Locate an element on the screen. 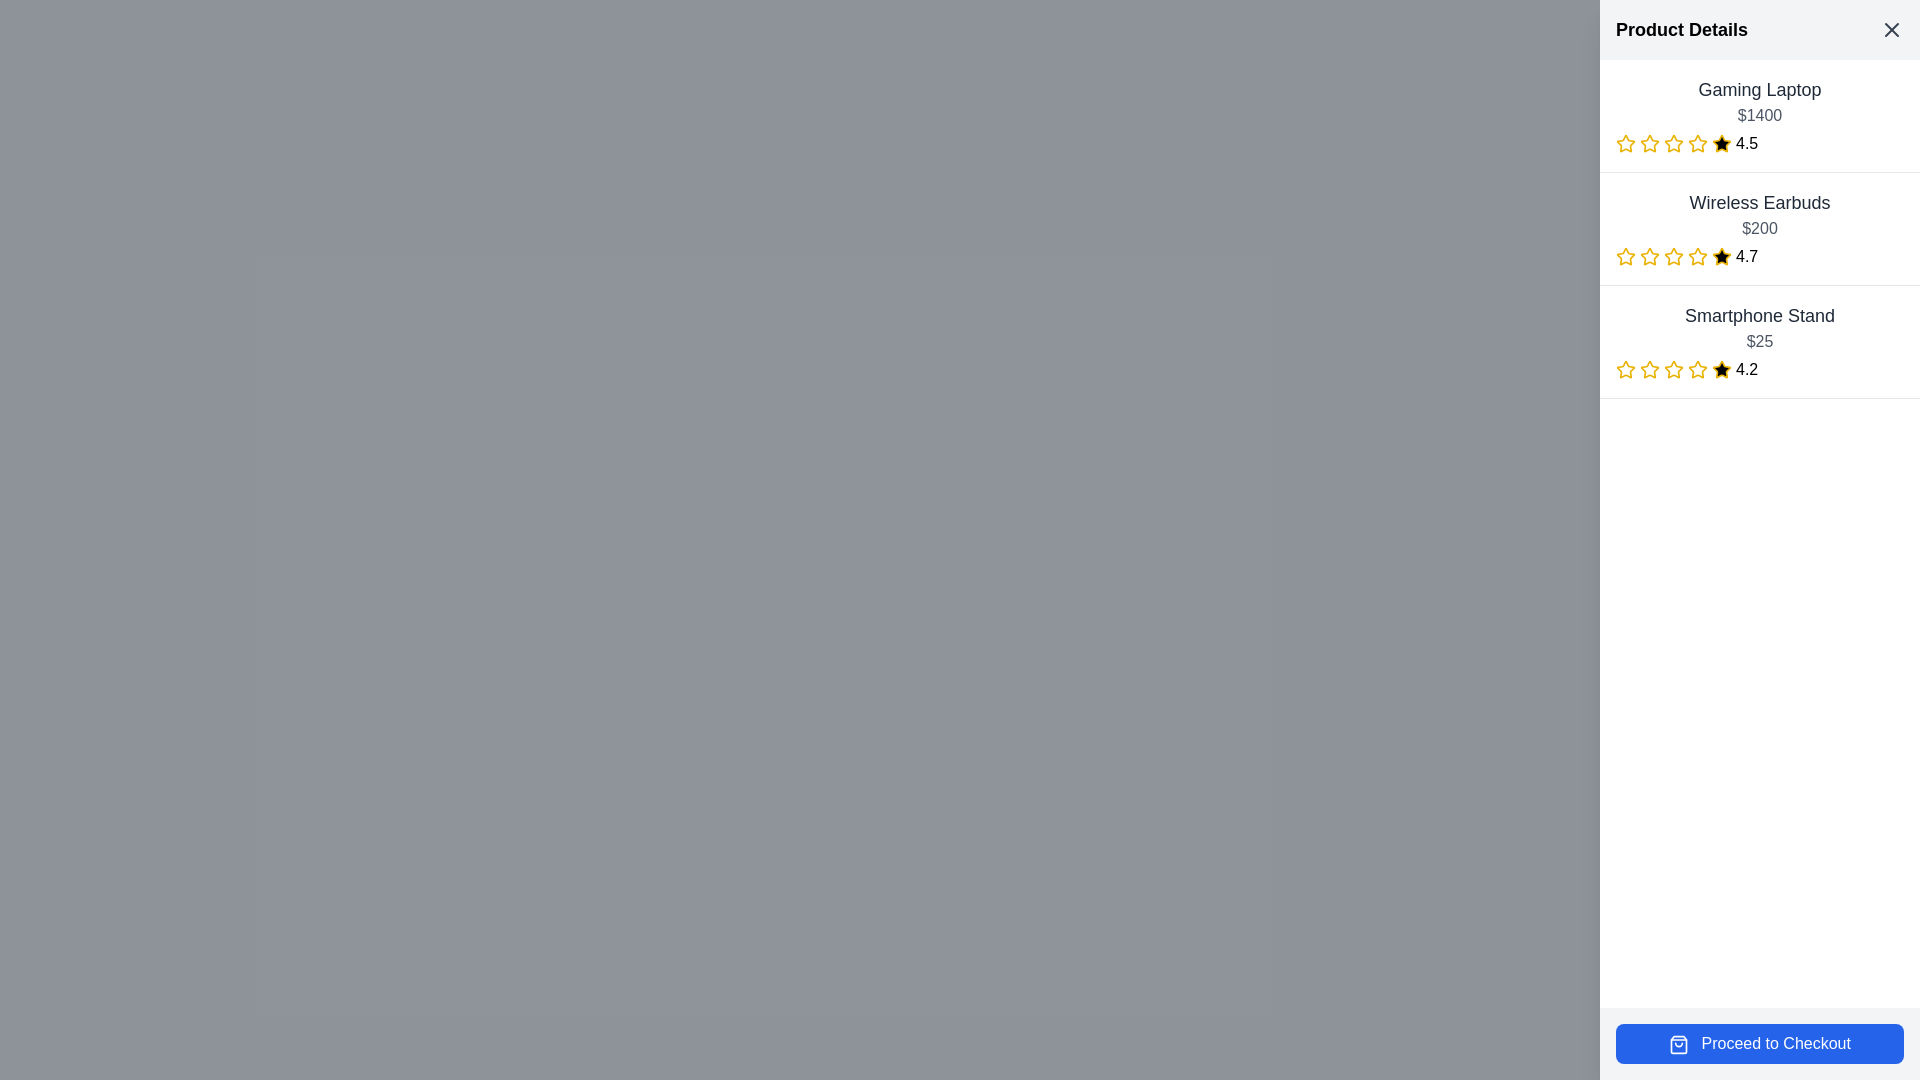 This screenshot has height=1080, width=1920. the fifth star icon in the product rating section for the 'Gaming Laptop' is located at coordinates (1721, 142).